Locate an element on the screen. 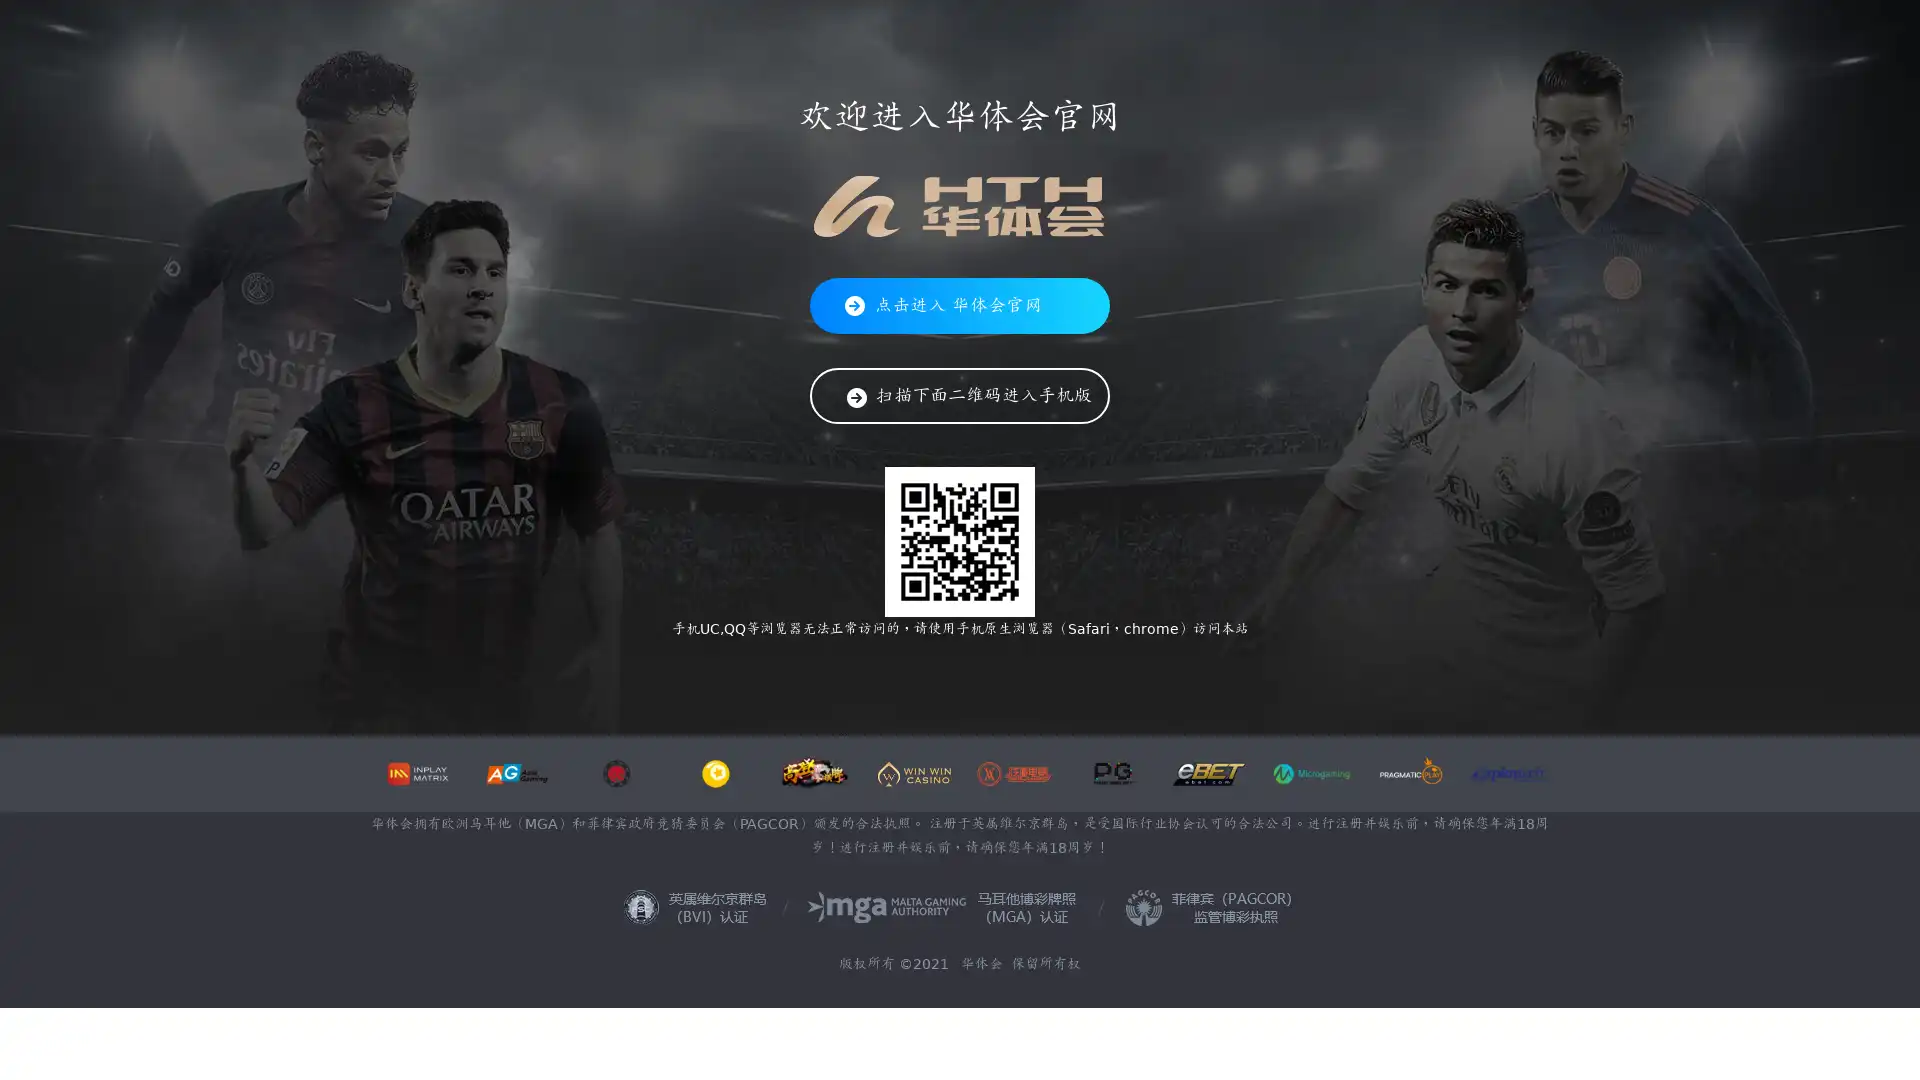 This screenshot has width=1920, height=1080. 7 is located at coordinates (895, 666).